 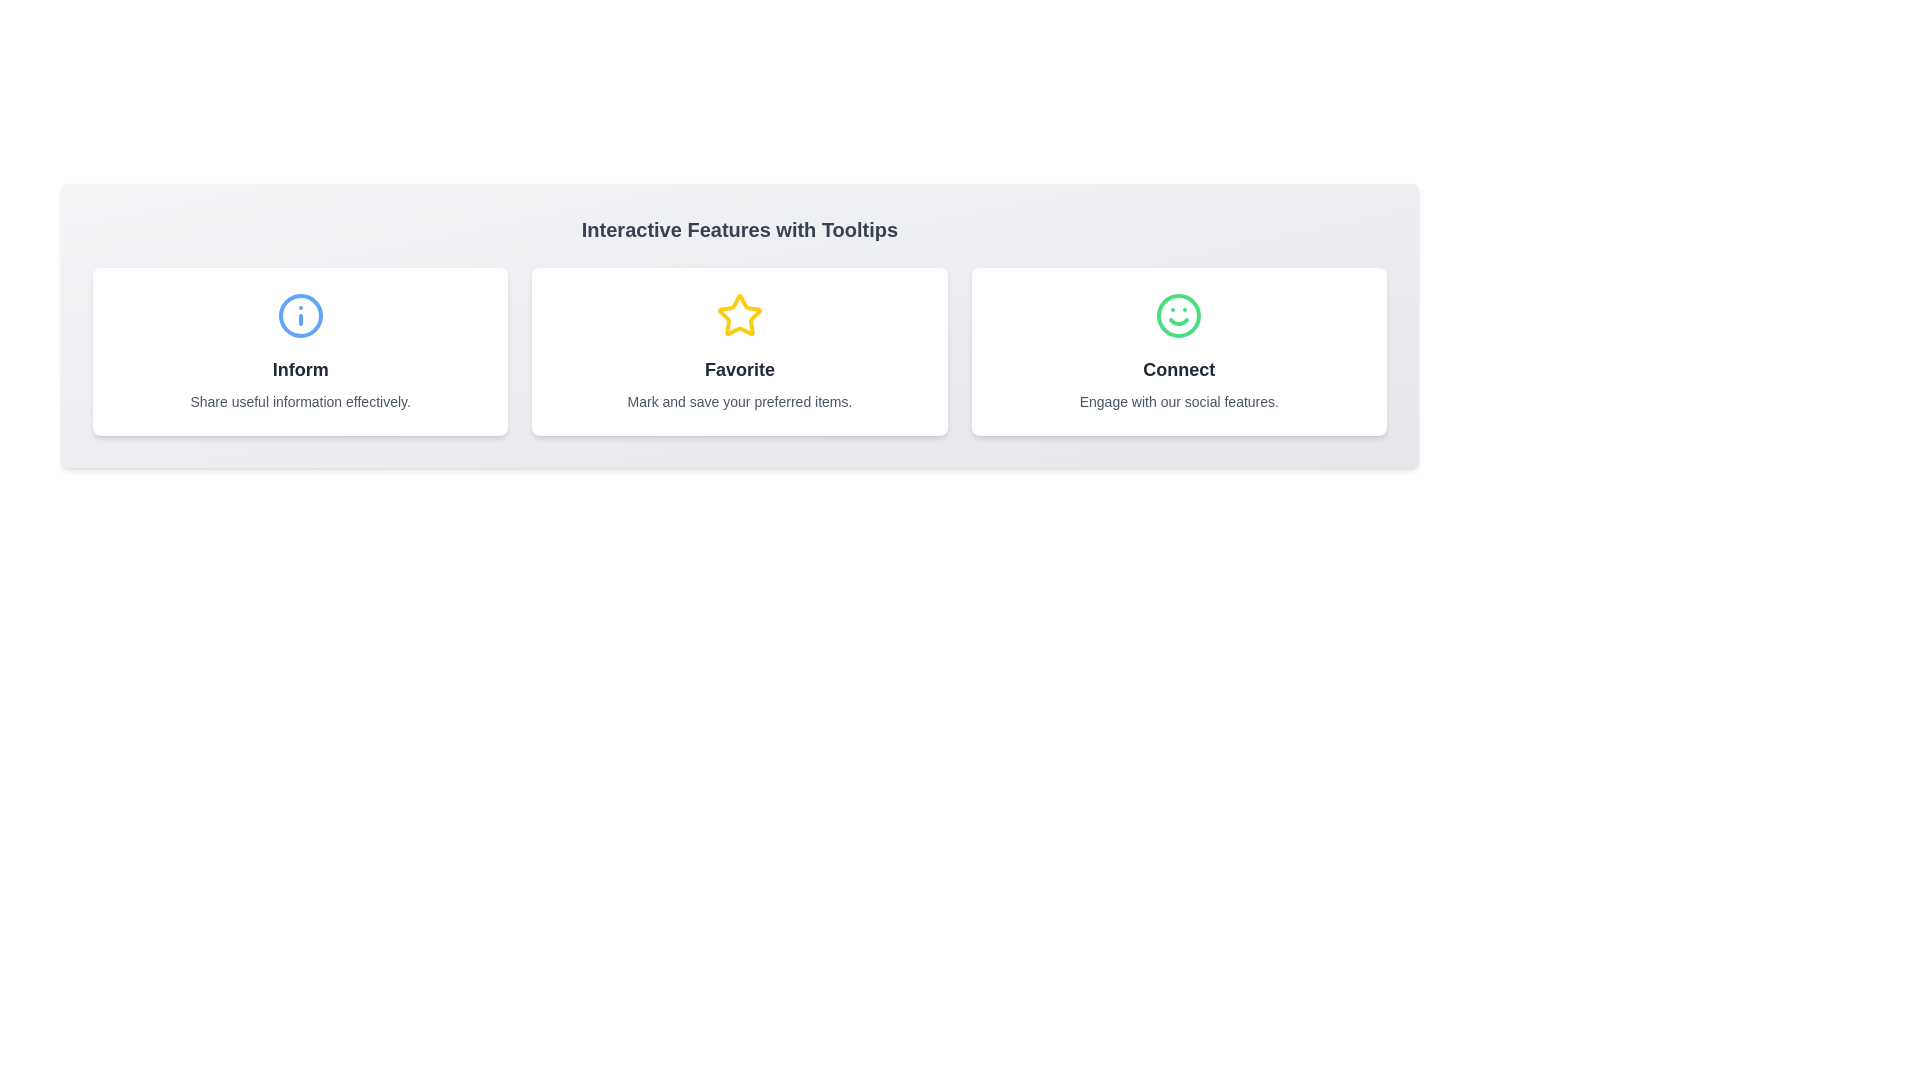 I want to click on the star icon representing the 'Favorite' feature, which is centrally located among three horizontally displayed feature cards, so click(x=738, y=315).